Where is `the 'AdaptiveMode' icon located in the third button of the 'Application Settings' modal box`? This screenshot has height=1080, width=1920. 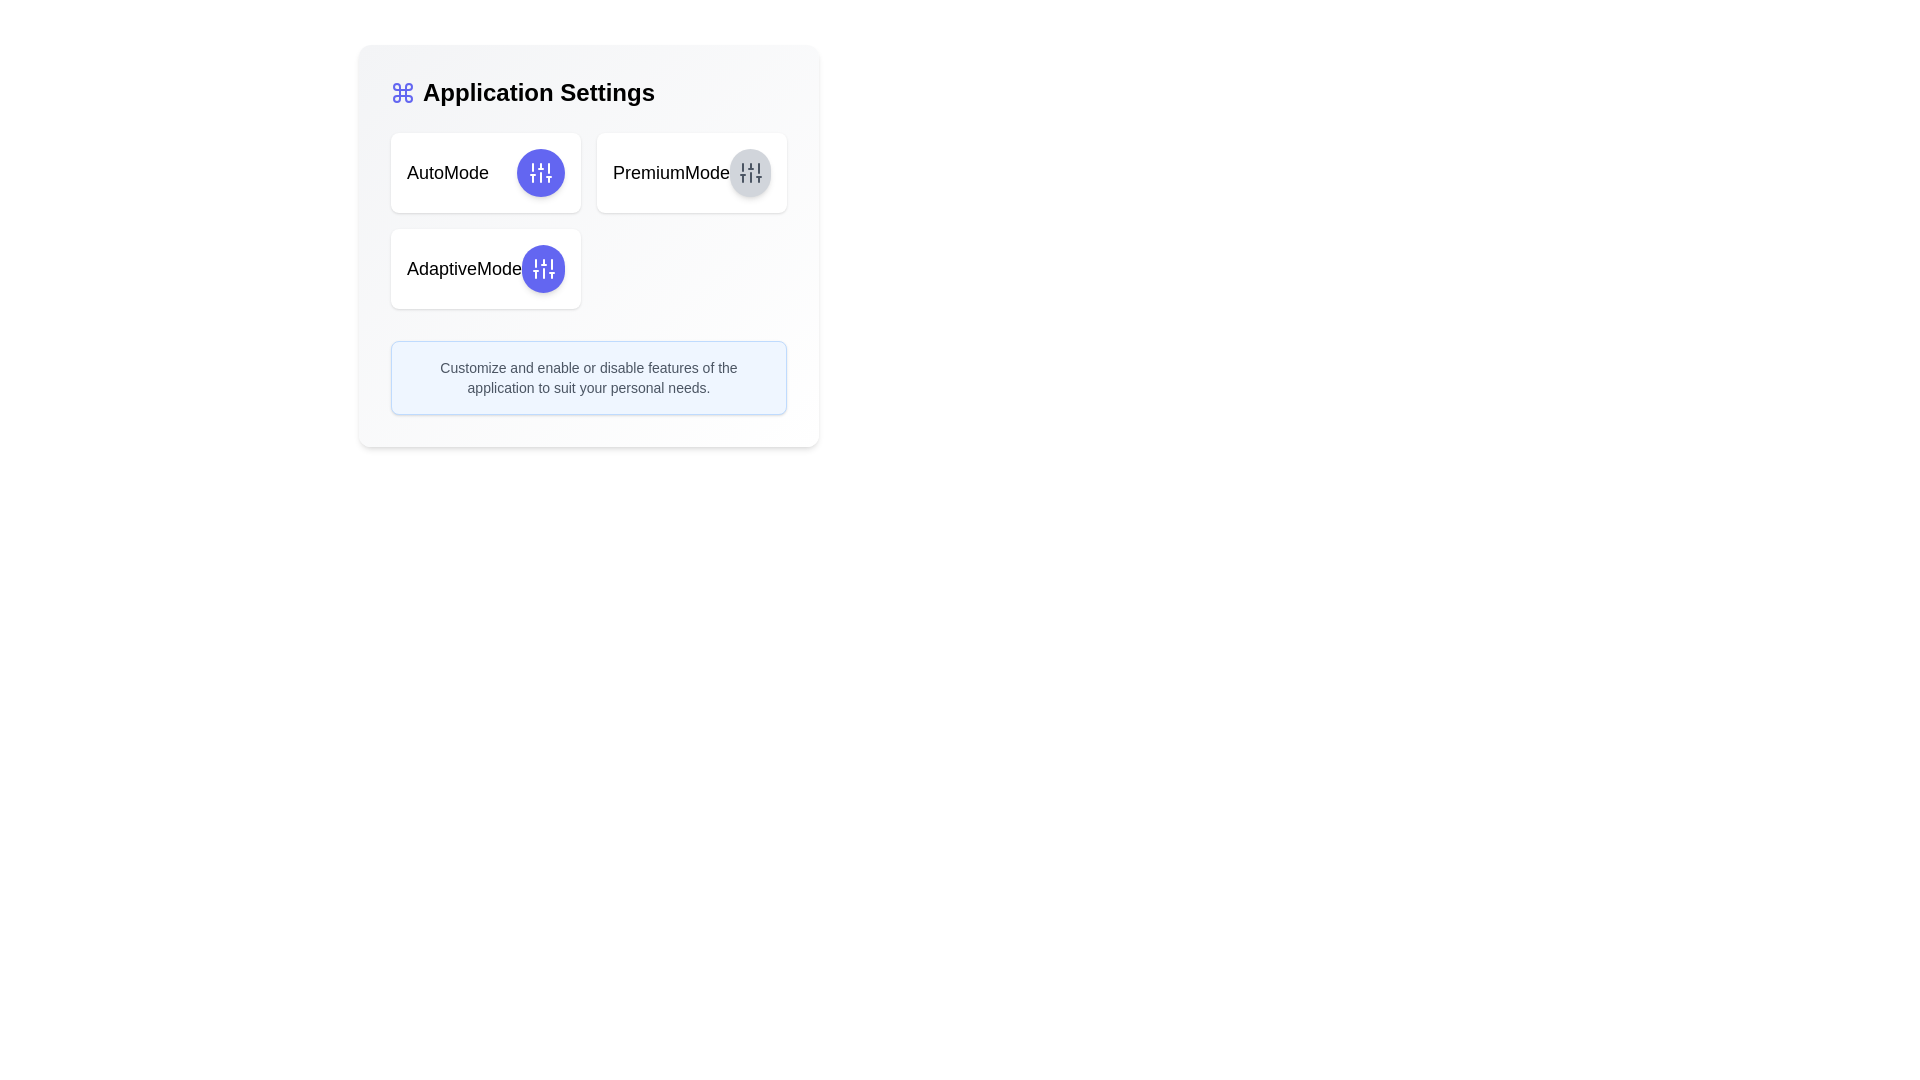
the 'AdaptiveMode' icon located in the third button of the 'Application Settings' modal box is located at coordinates (543, 268).